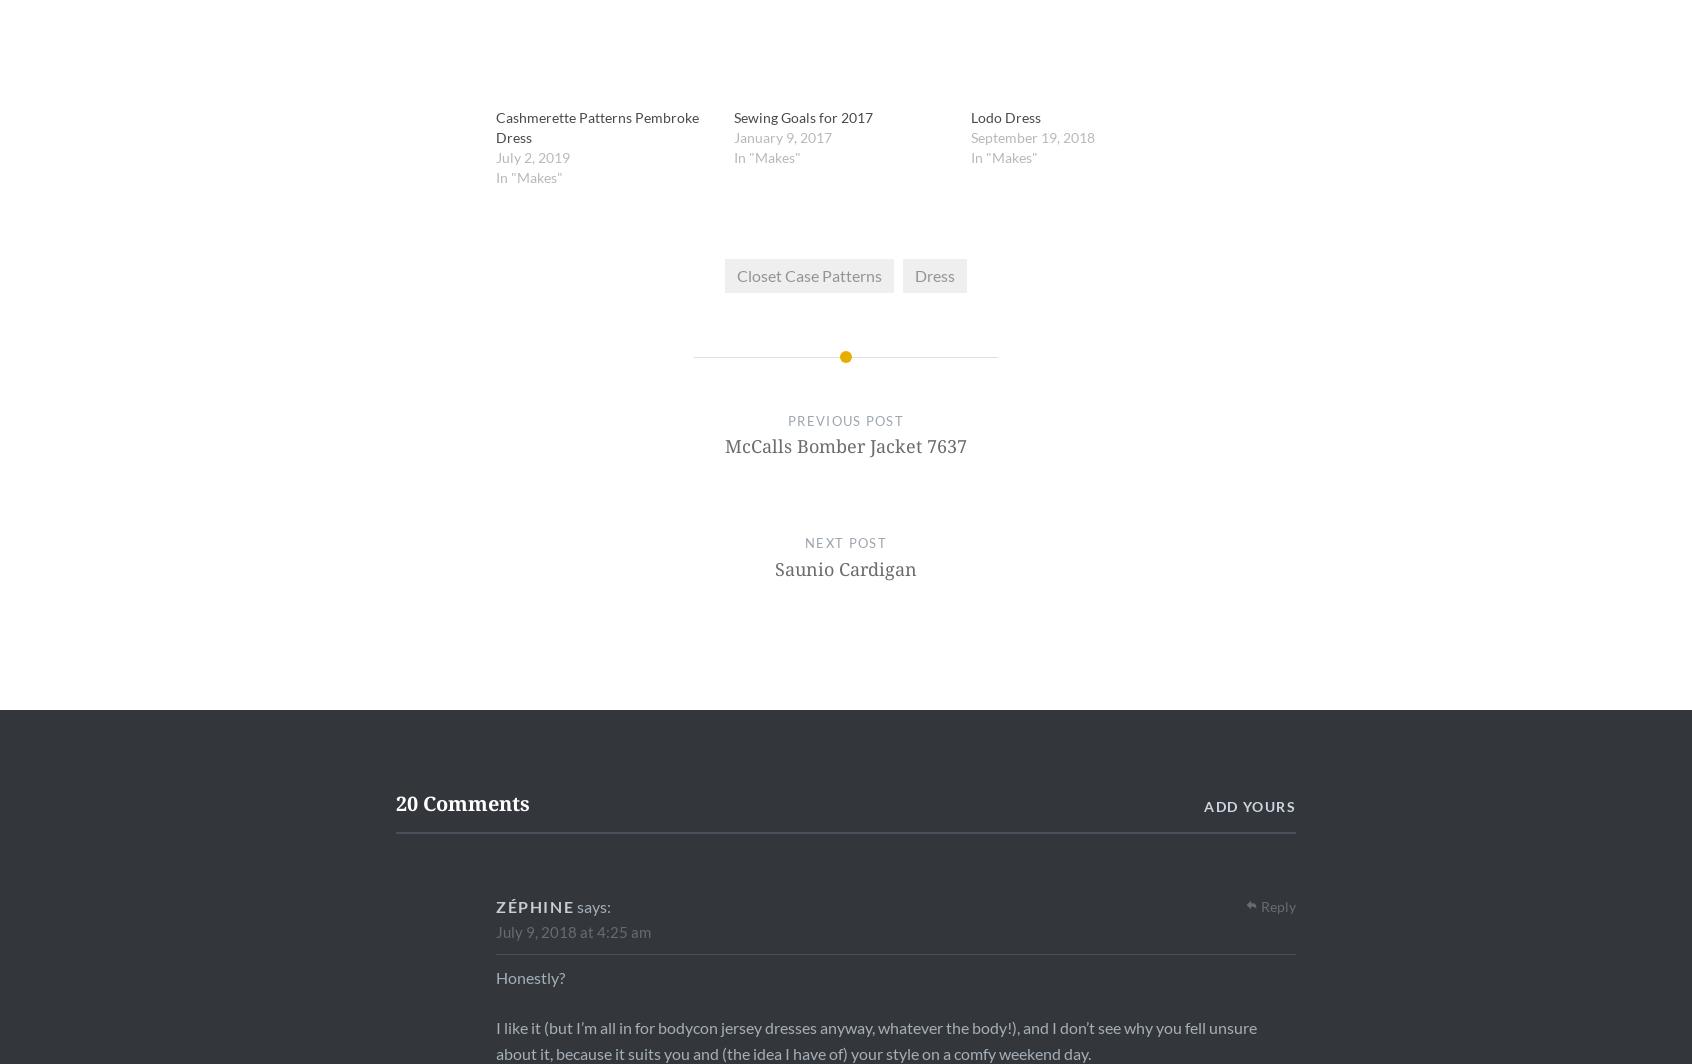 The width and height of the screenshot is (1692, 1064). What do you see at coordinates (913, 274) in the screenshot?
I see `'Dress'` at bounding box center [913, 274].